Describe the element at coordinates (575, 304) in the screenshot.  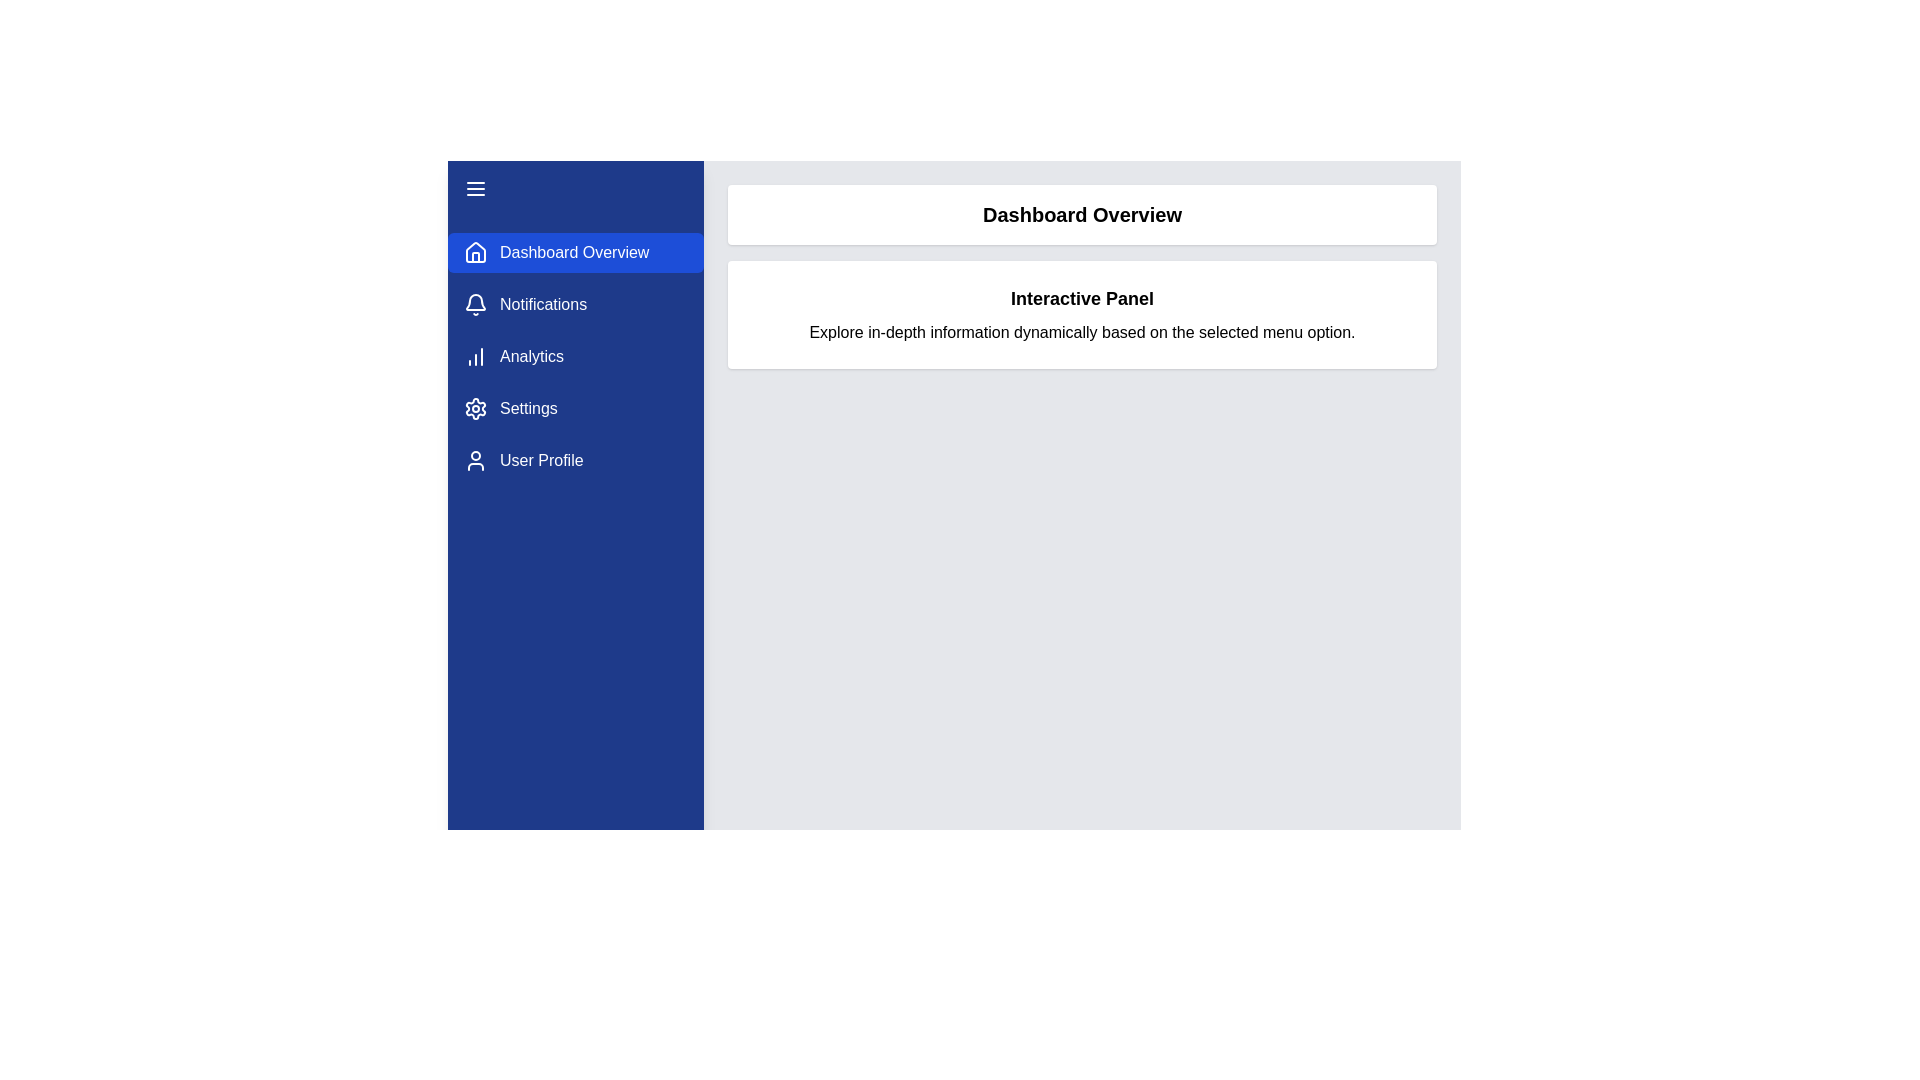
I see `the 'Notifications' navigation menu item, which is the second entry in the sidebar menu` at that location.